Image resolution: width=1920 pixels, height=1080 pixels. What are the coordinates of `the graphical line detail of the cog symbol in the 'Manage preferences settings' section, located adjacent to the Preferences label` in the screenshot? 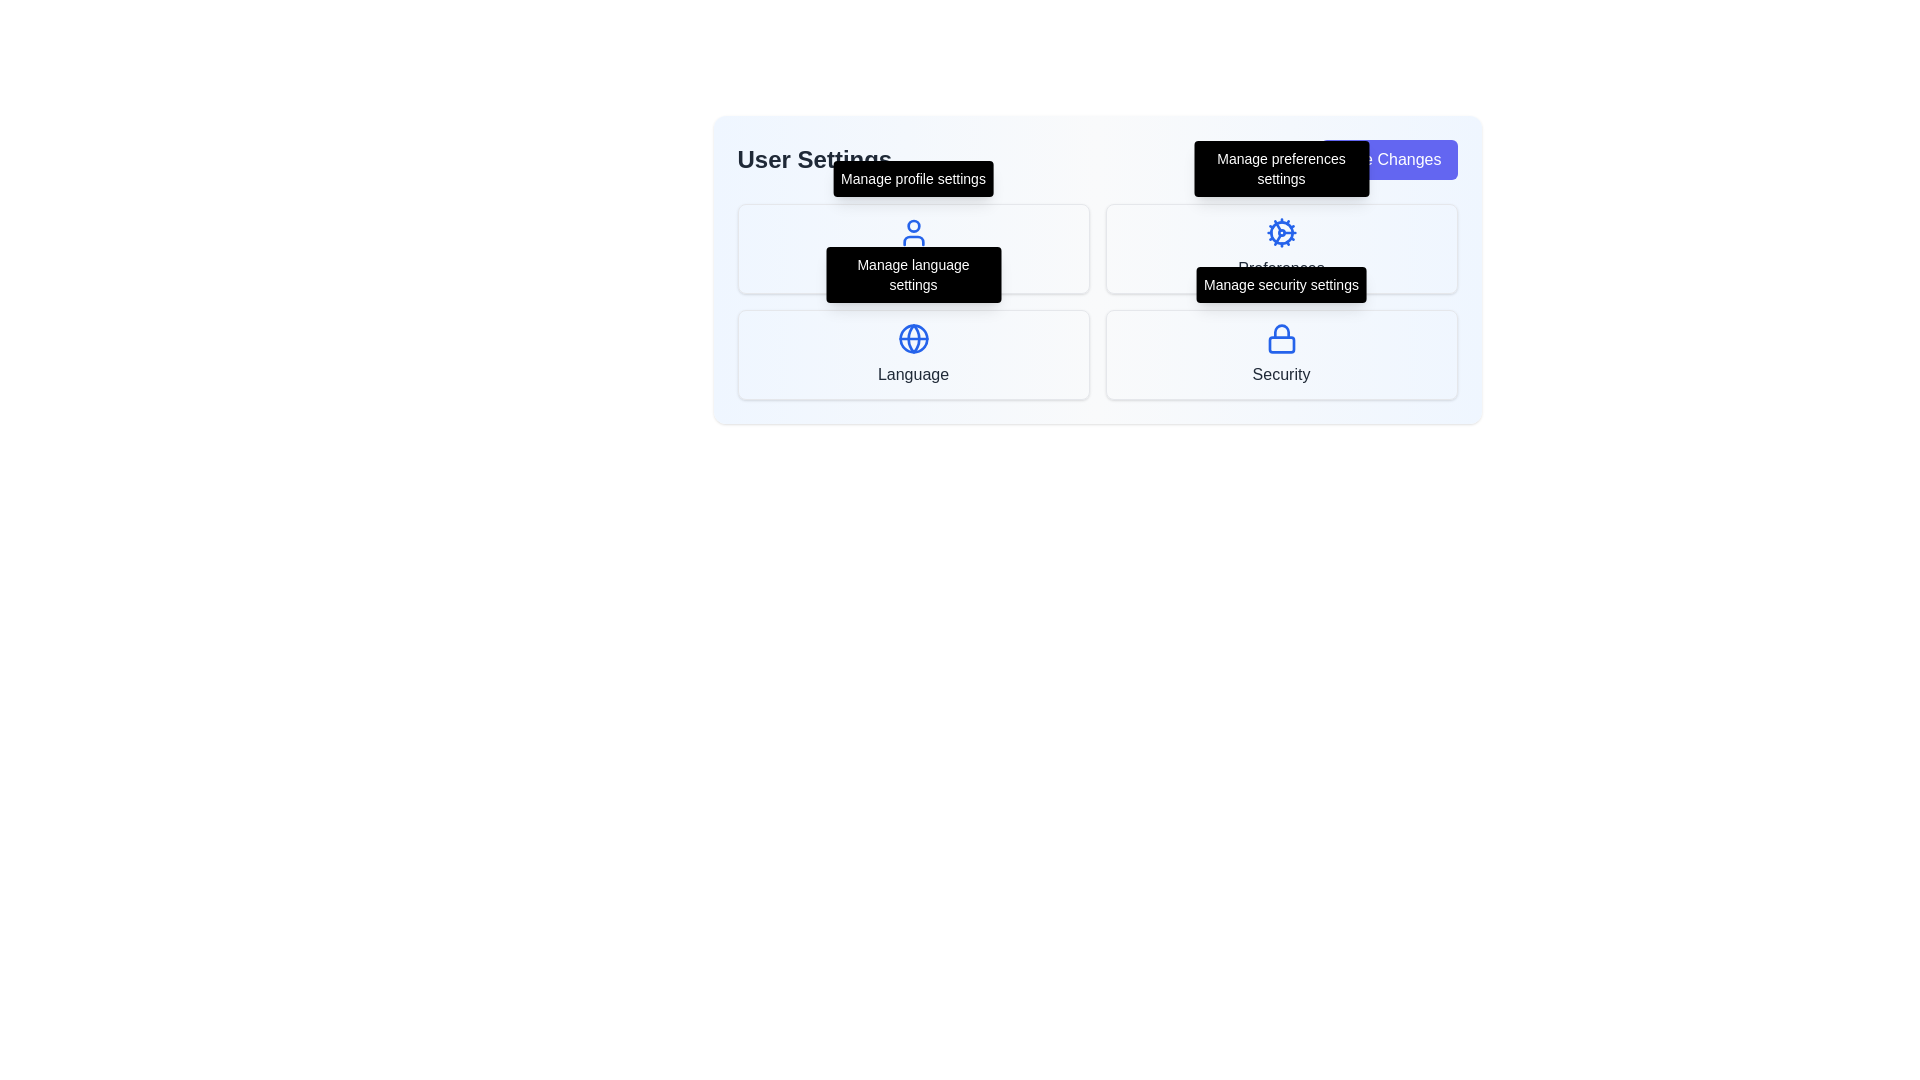 It's located at (1276, 225).